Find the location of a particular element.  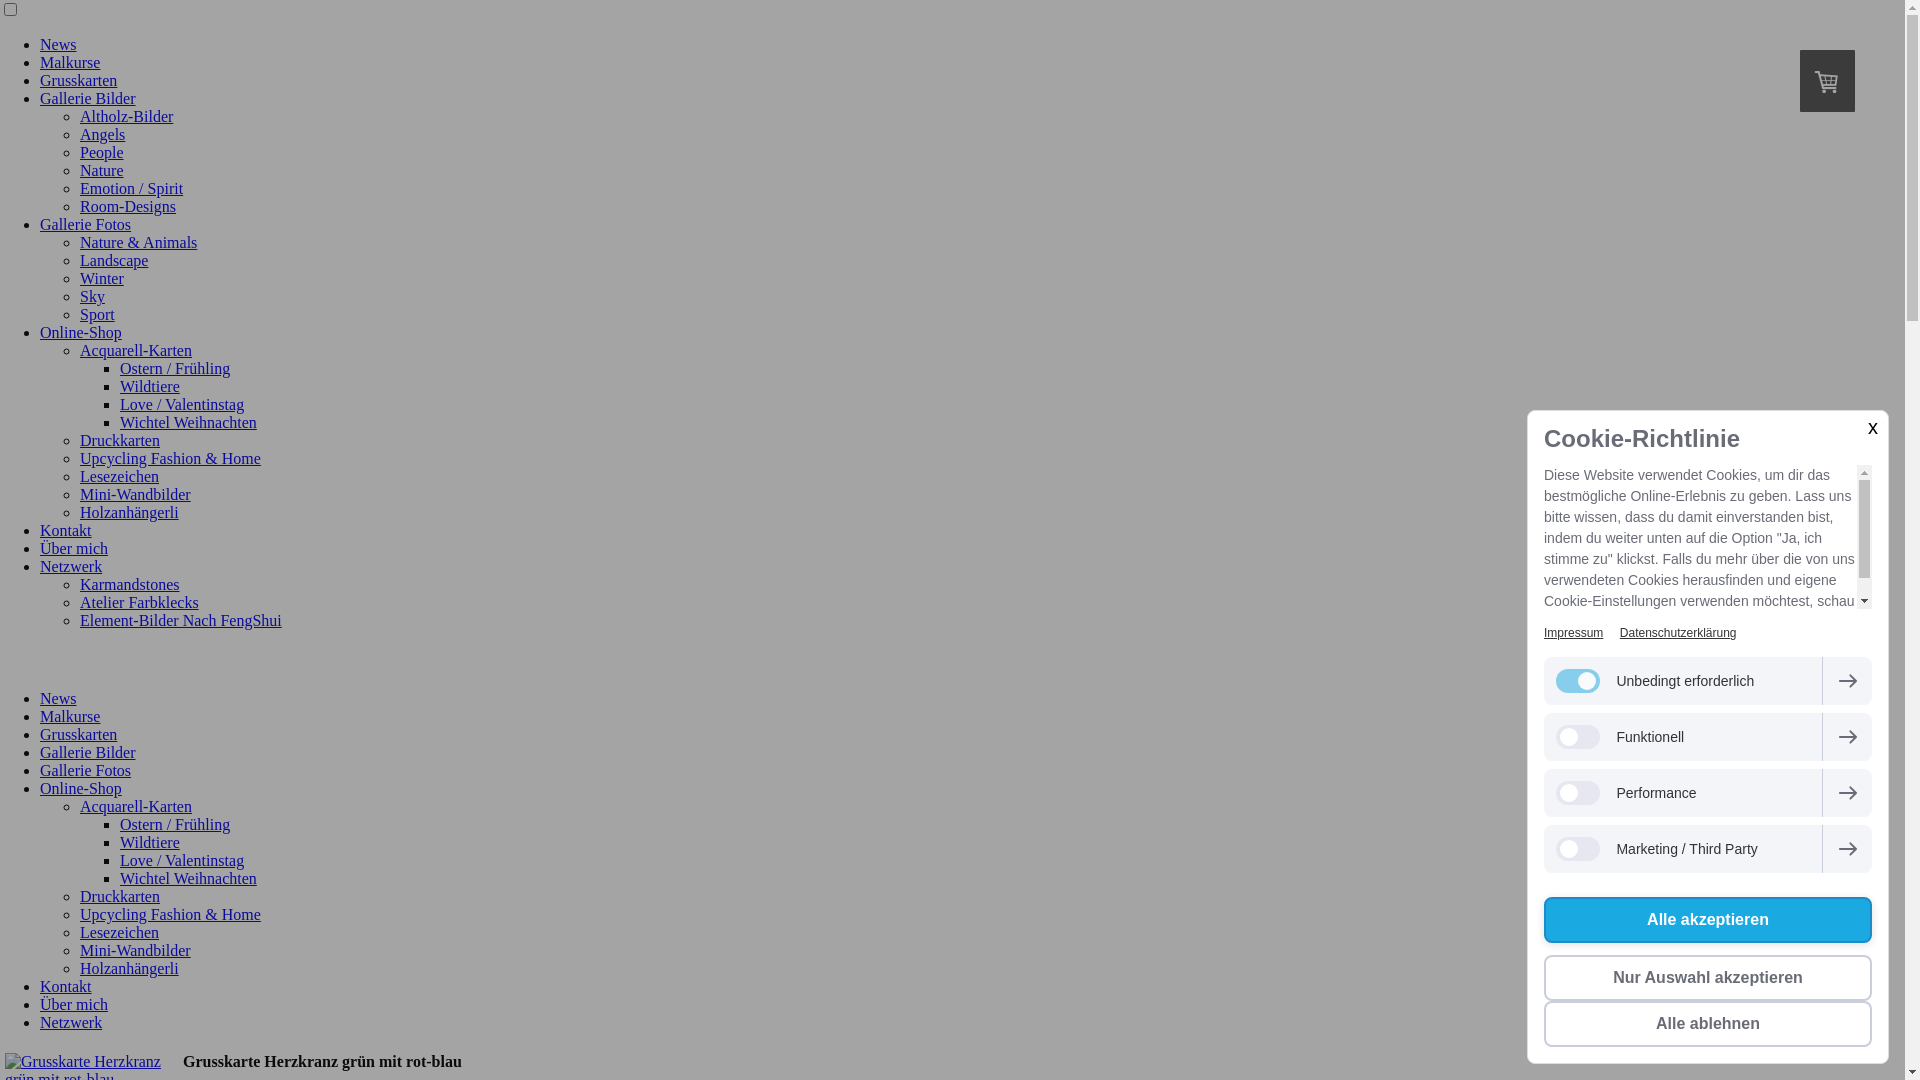

'Malkurse' is located at coordinates (70, 61).